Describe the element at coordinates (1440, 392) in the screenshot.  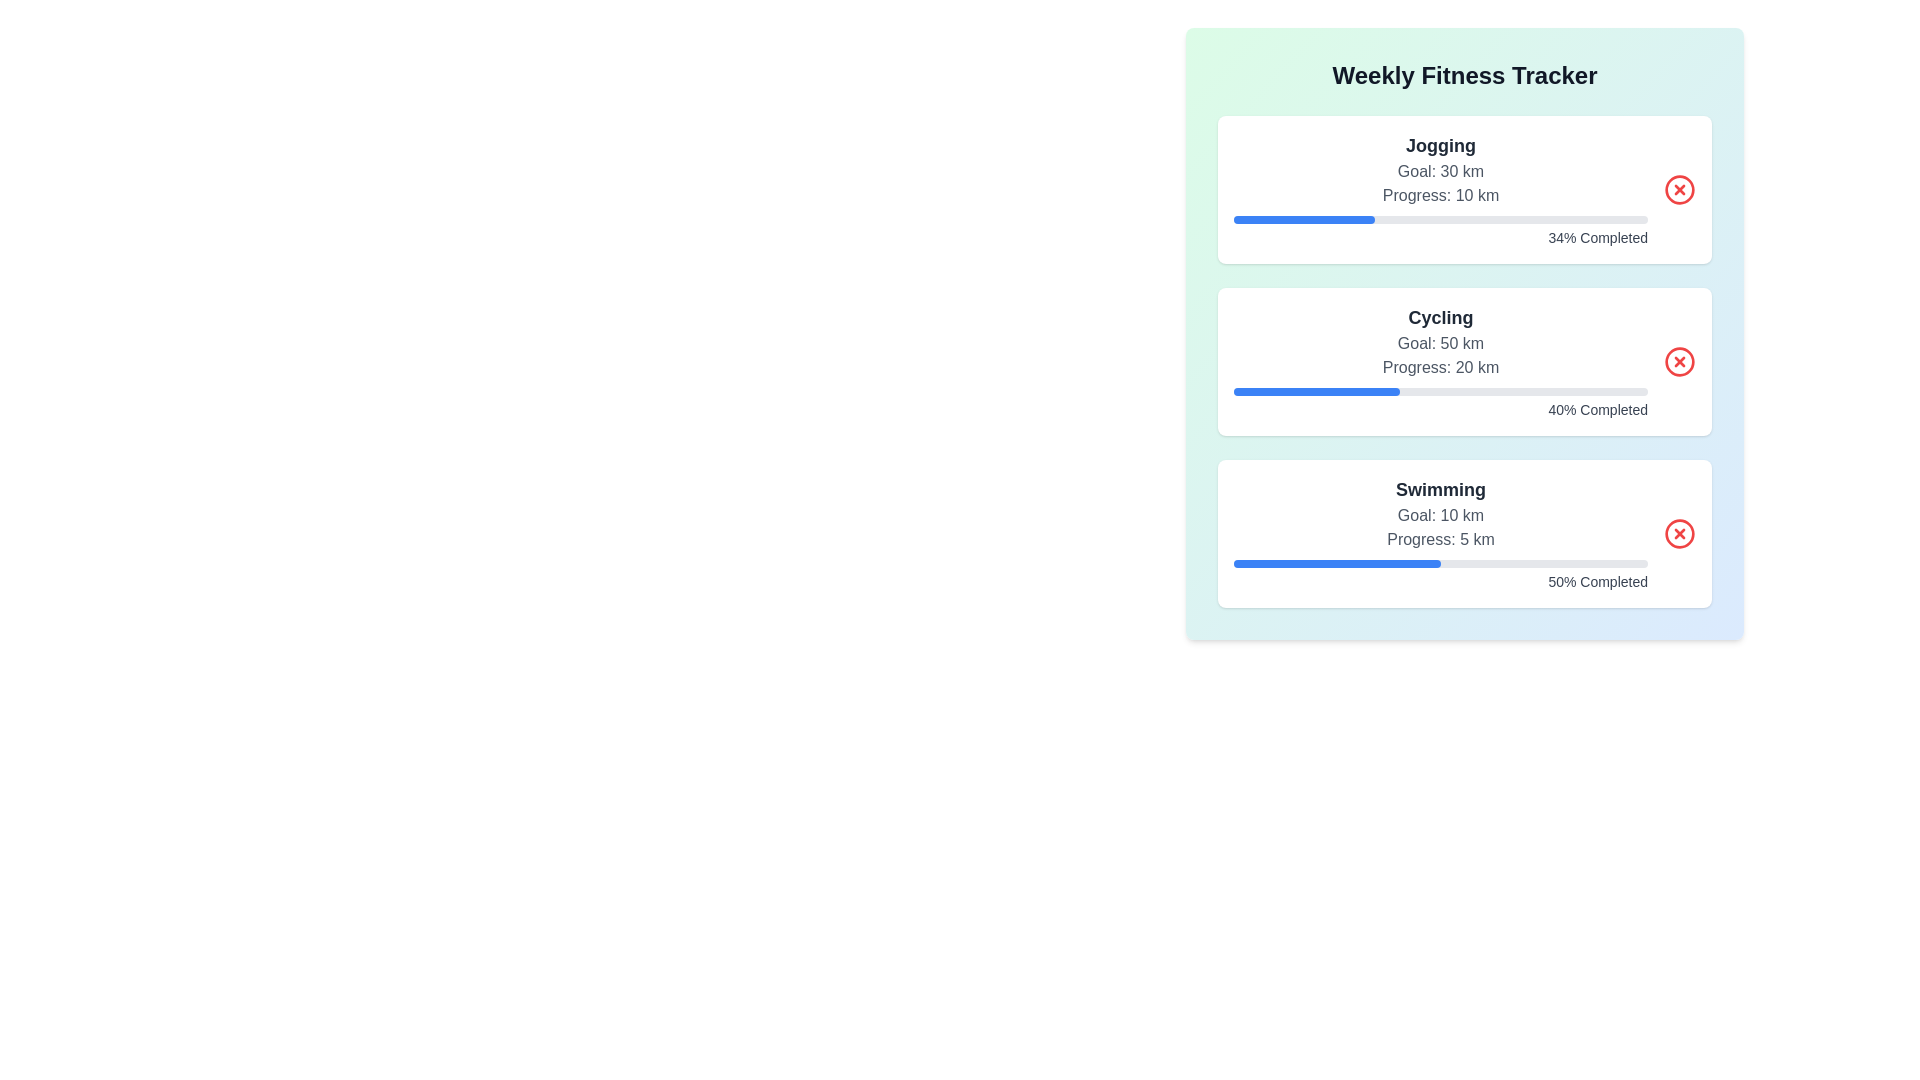
I see `the progress bar representing the 'Cycling' activity, which shows current progress at 20 km and is located beneath 'Progress: 20 km' and above '40% Completed'` at that location.